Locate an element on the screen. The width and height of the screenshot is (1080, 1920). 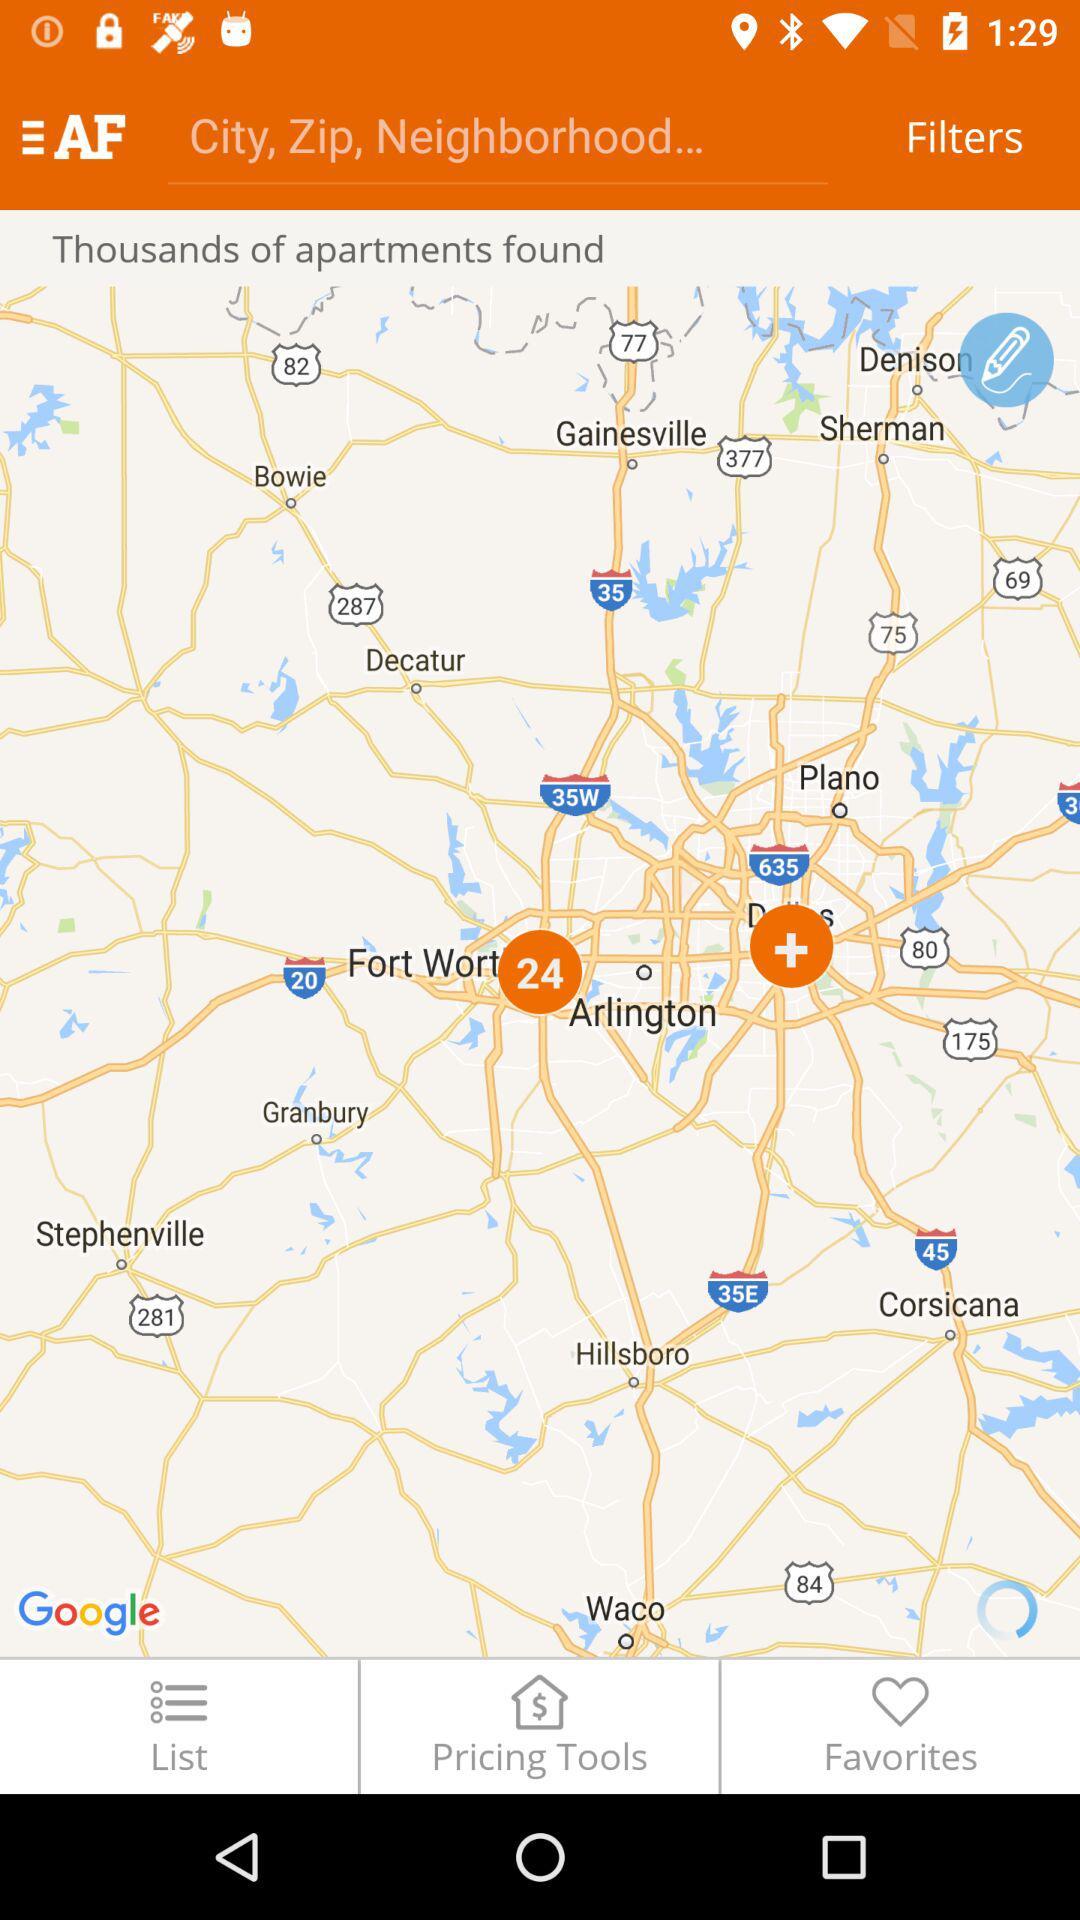
item below filters is located at coordinates (1006, 360).